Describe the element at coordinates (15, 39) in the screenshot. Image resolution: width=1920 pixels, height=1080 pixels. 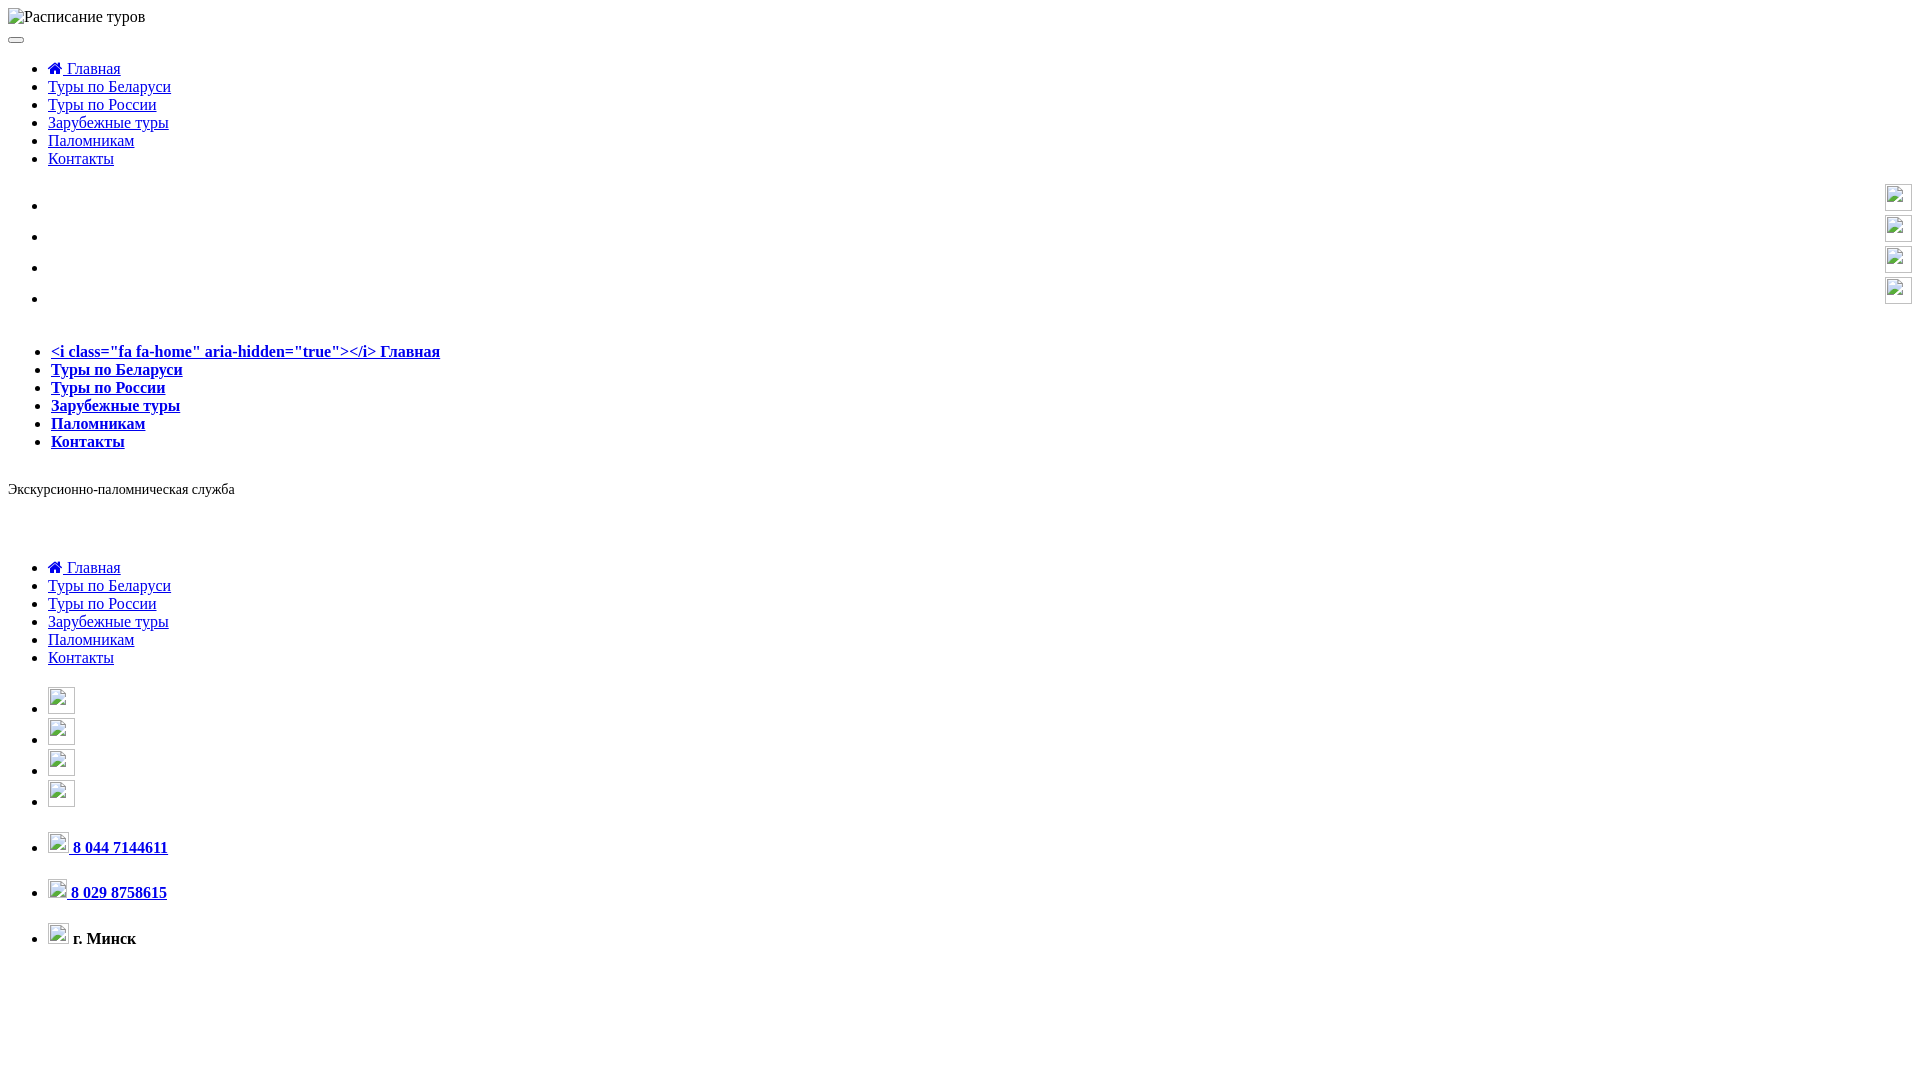
I see `'Toggle navigation'` at that location.